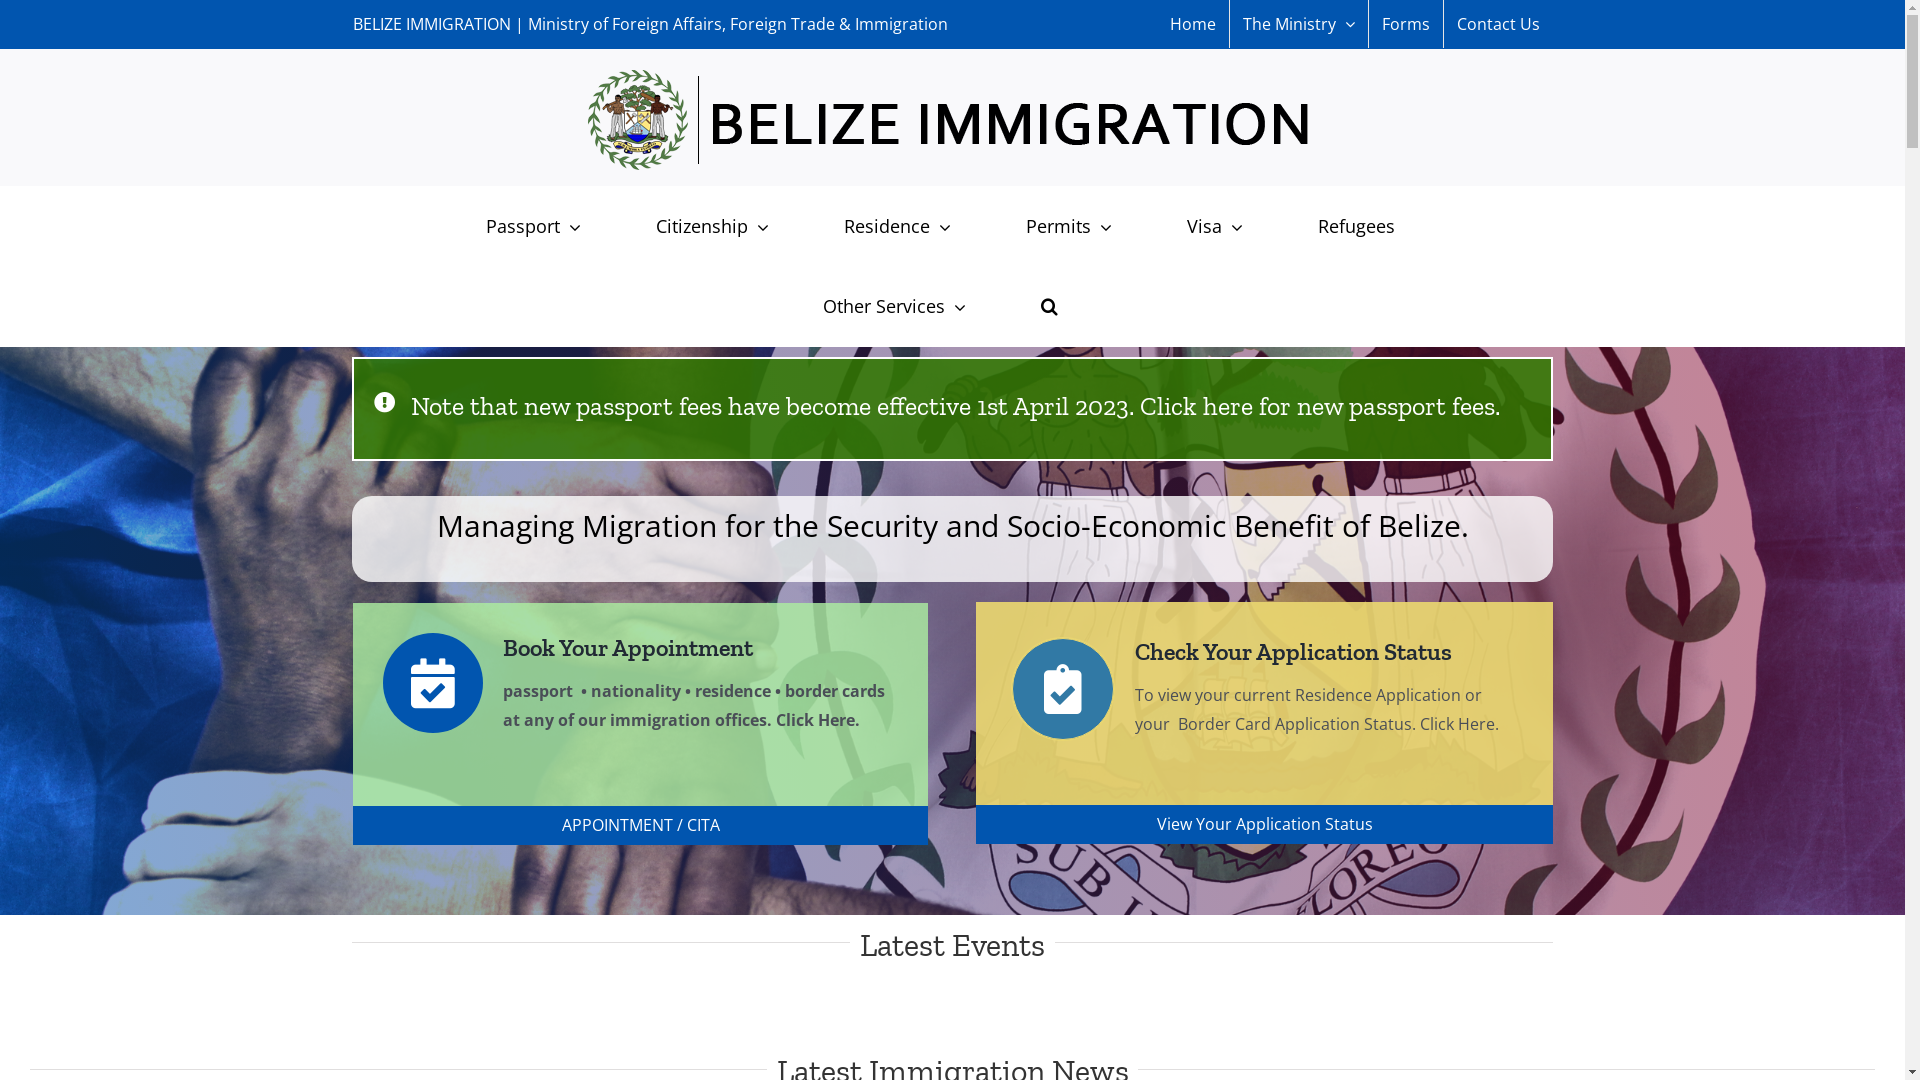  Describe the element at coordinates (1404, 23) in the screenshot. I see `'Forms'` at that location.